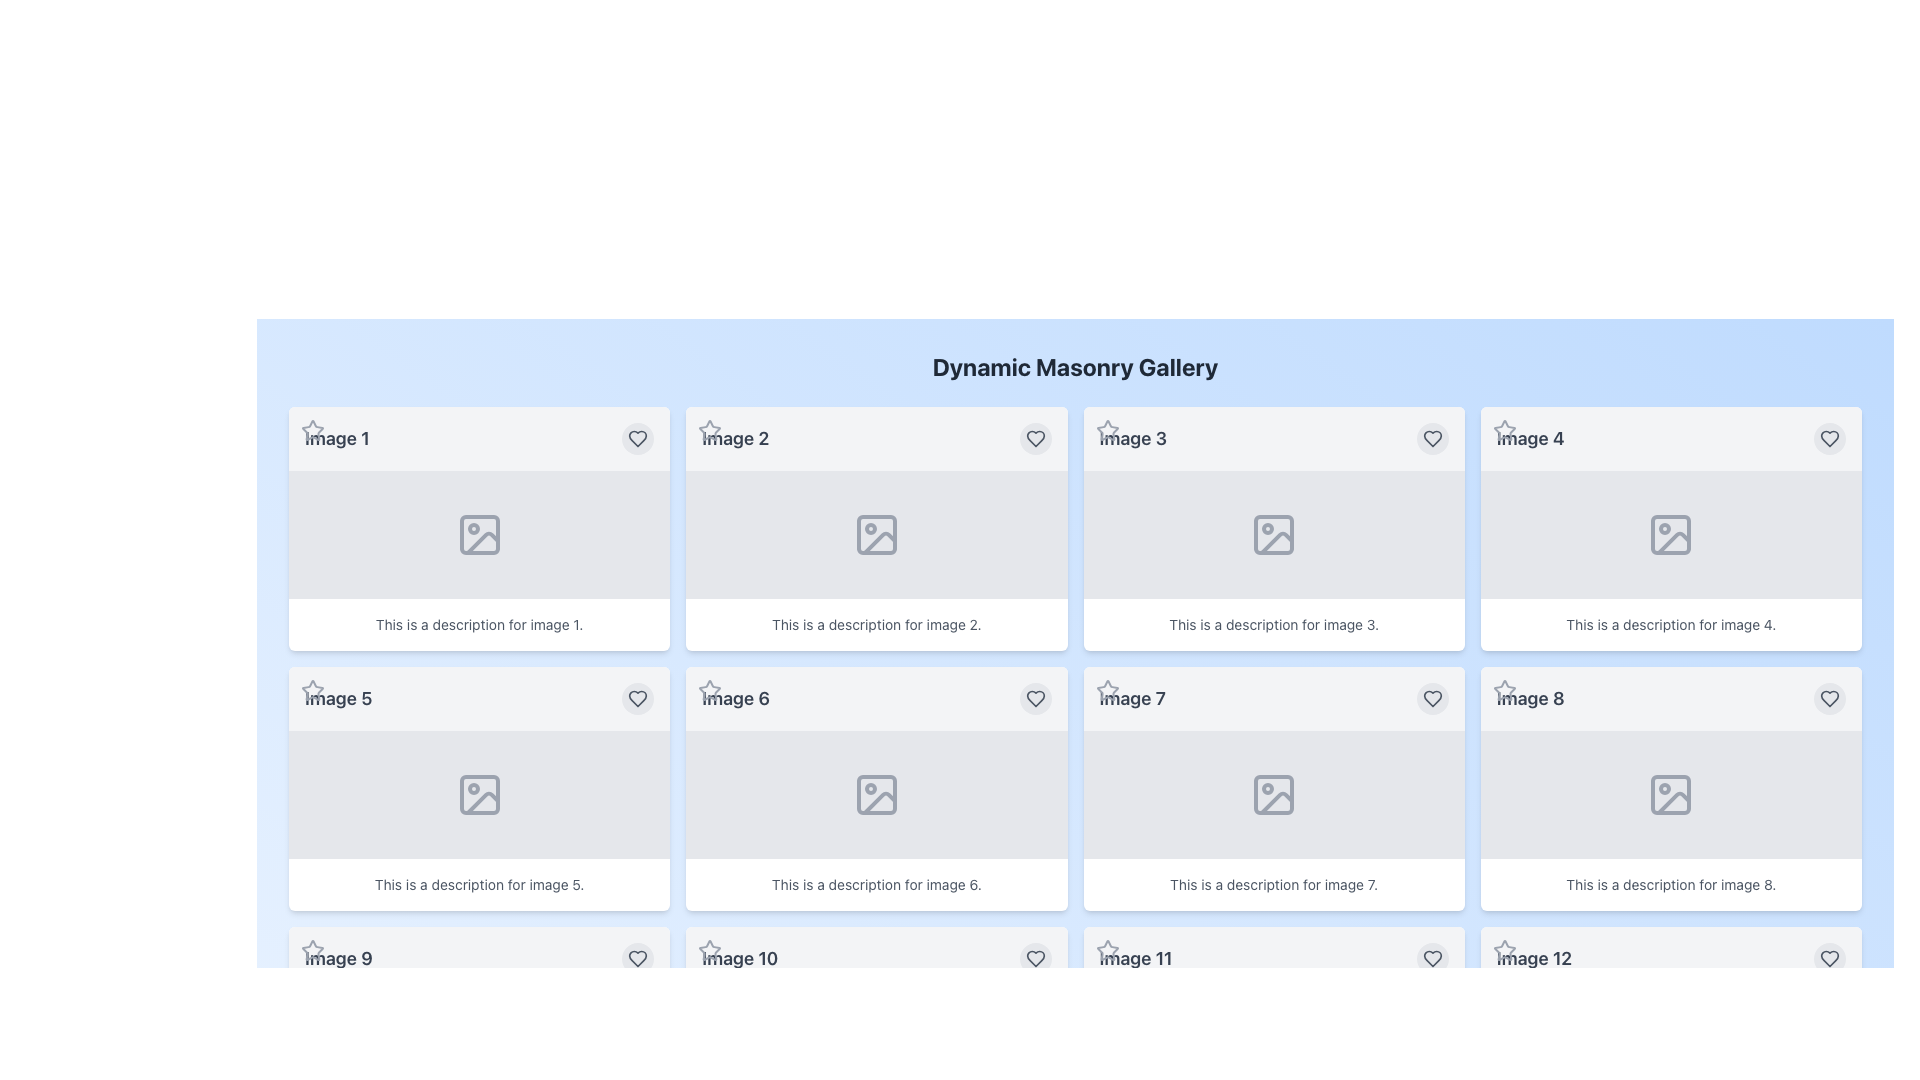 The image size is (1920, 1080). Describe the element at coordinates (1106, 950) in the screenshot. I see `the star-shaped icon button located in the upper-left corner of the card labeled 'Image 11'` at that location.